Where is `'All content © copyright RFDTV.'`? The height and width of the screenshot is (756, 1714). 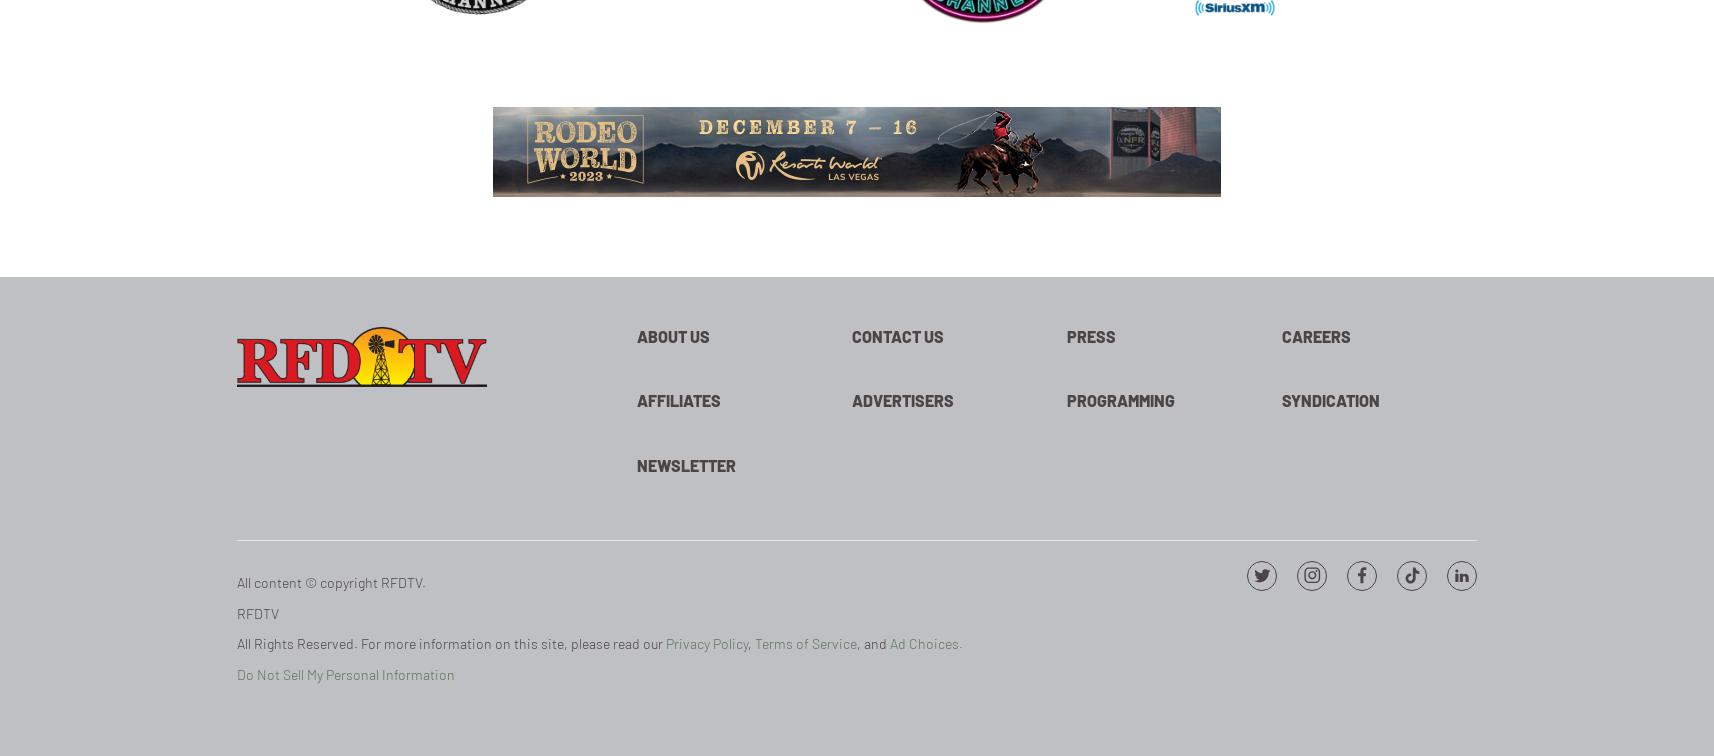 'All content © copyright RFDTV.' is located at coordinates (330, 581).